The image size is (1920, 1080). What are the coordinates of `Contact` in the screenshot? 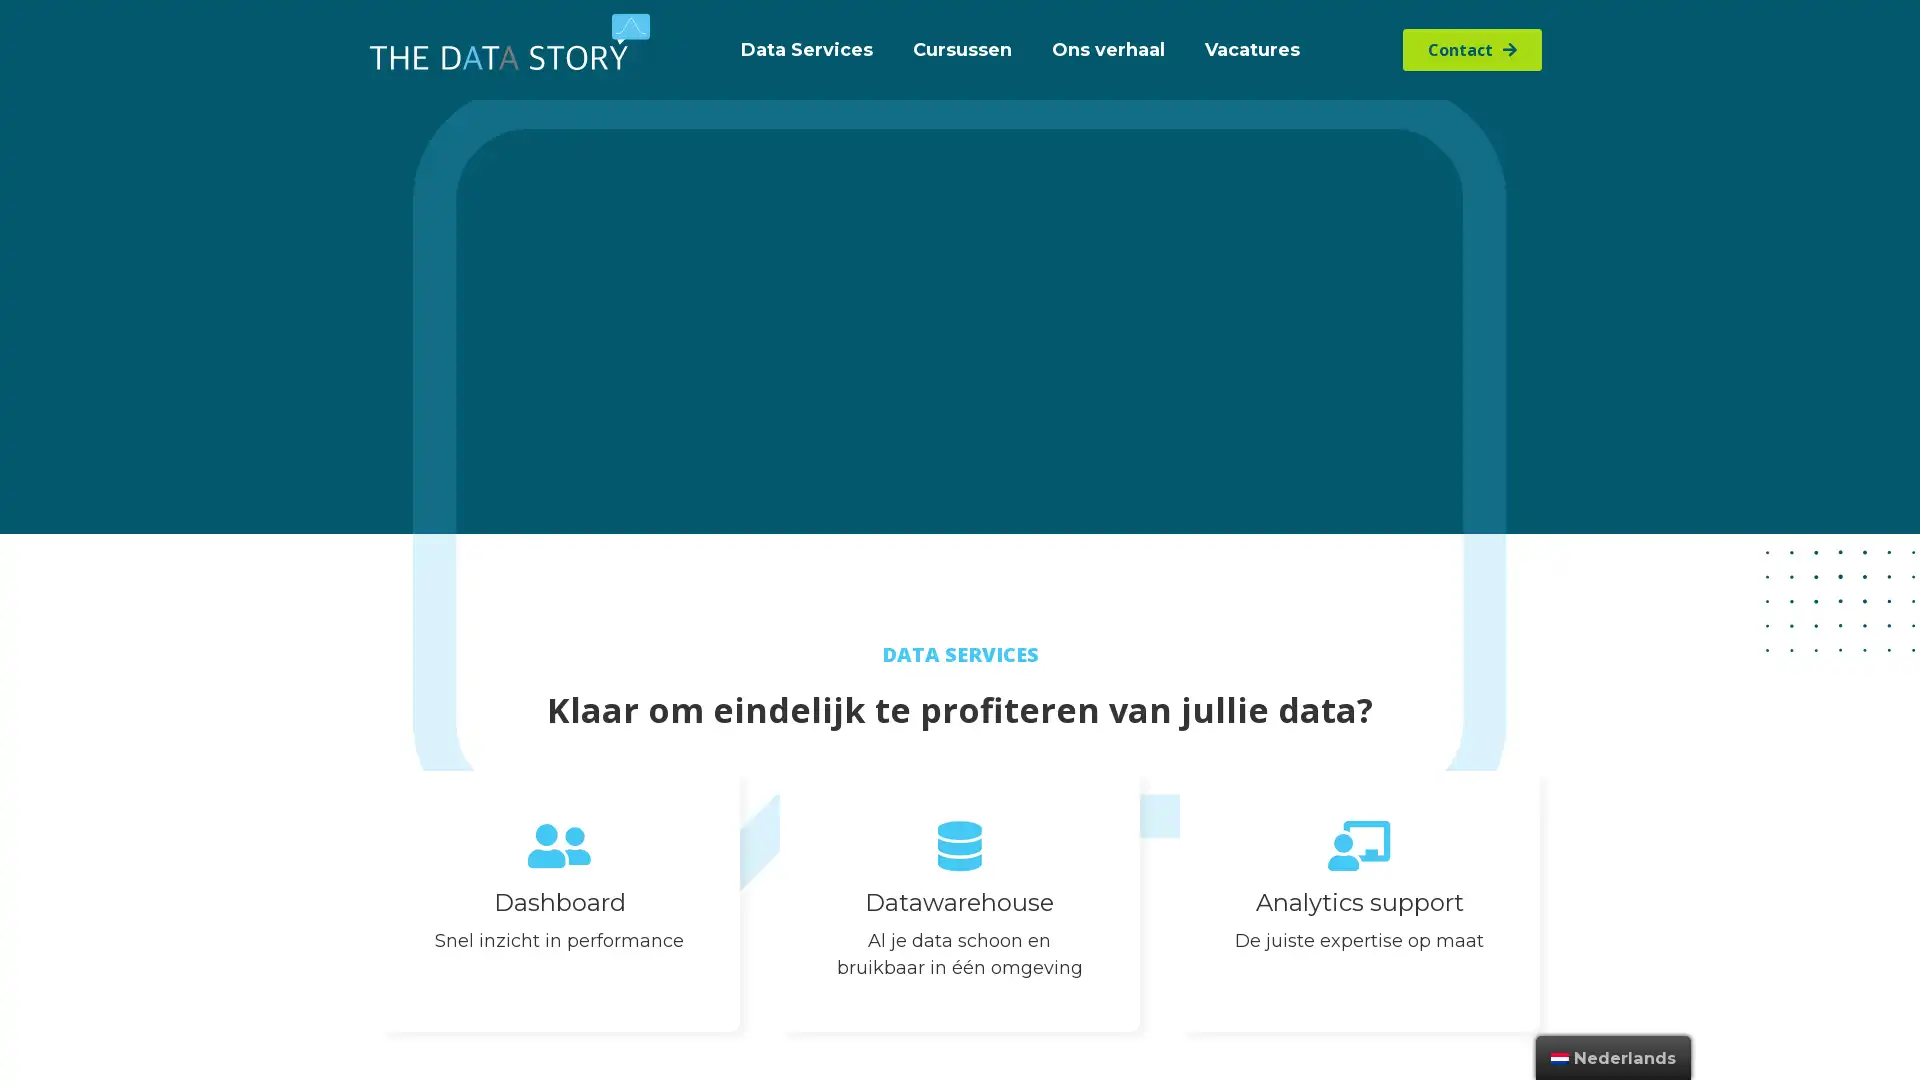 It's located at (1471, 48).